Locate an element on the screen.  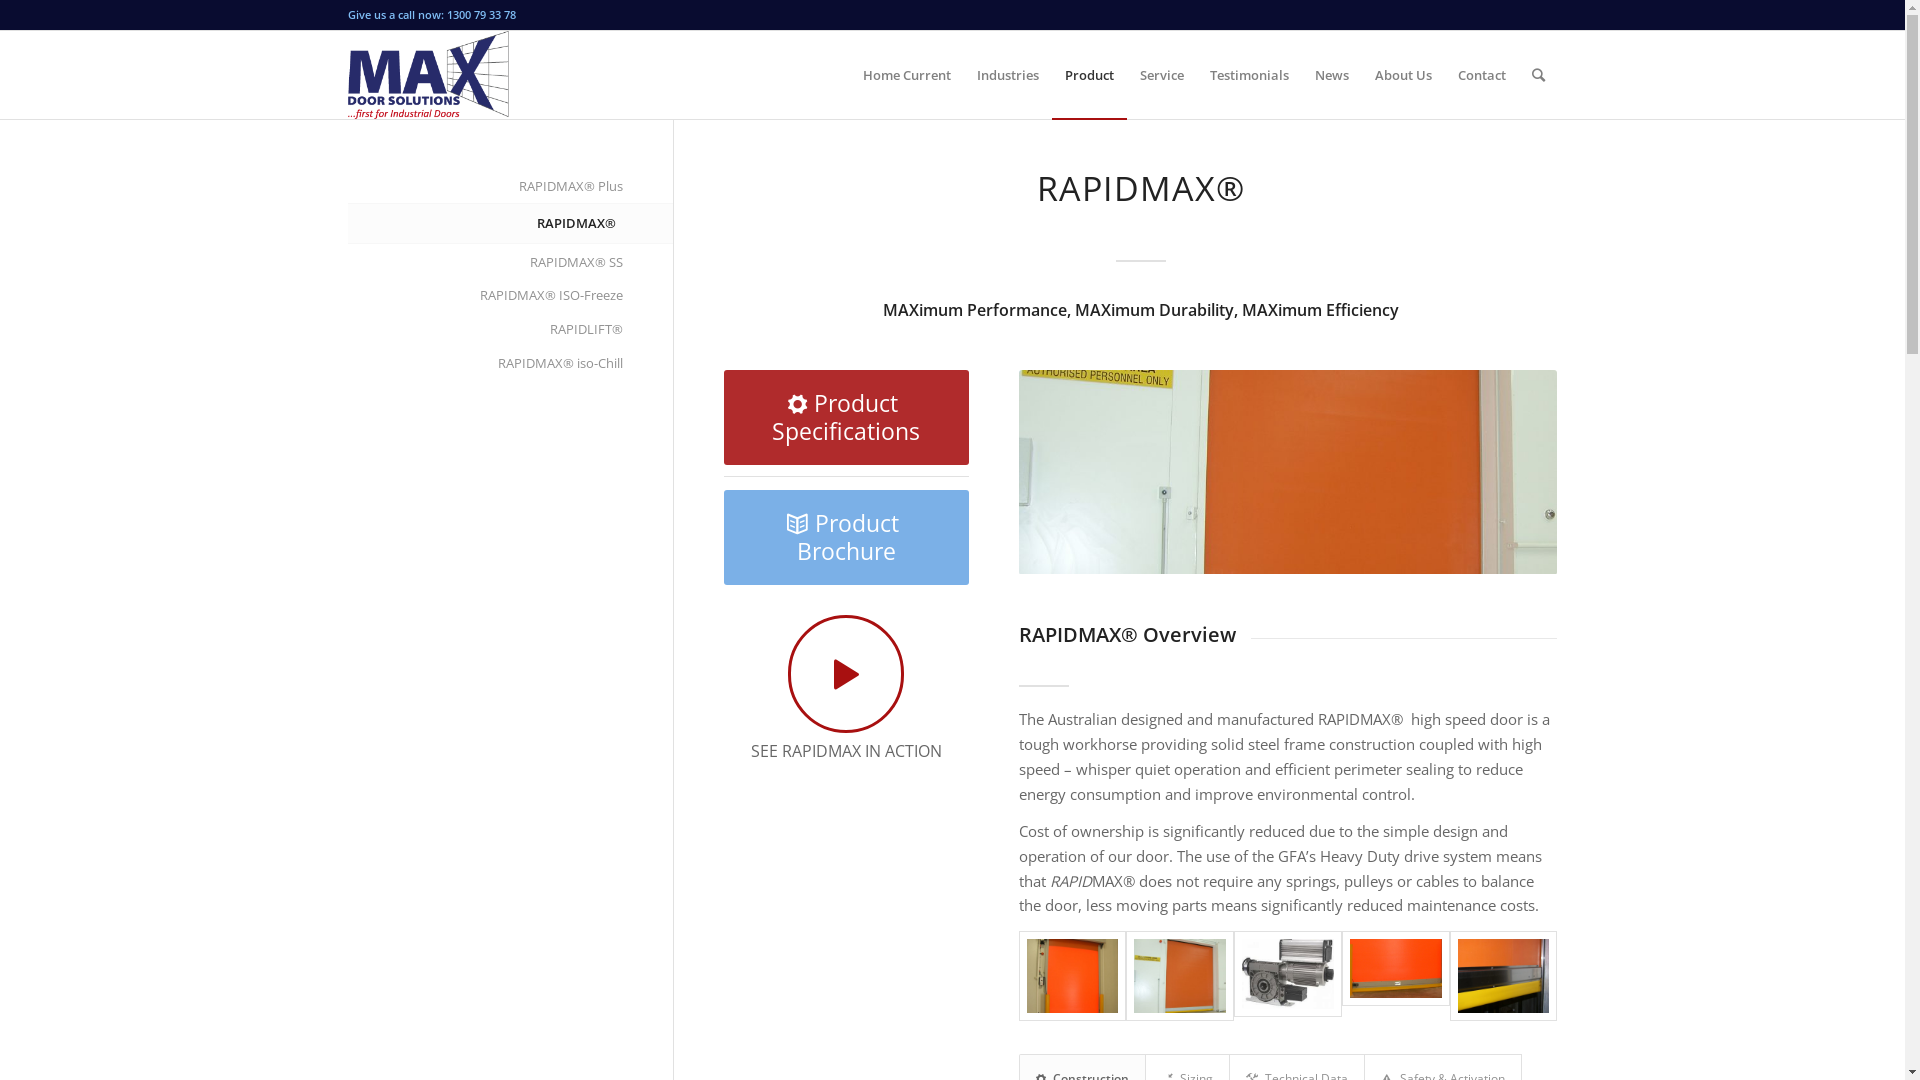
'Industries' is located at coordinates (1008, 73).